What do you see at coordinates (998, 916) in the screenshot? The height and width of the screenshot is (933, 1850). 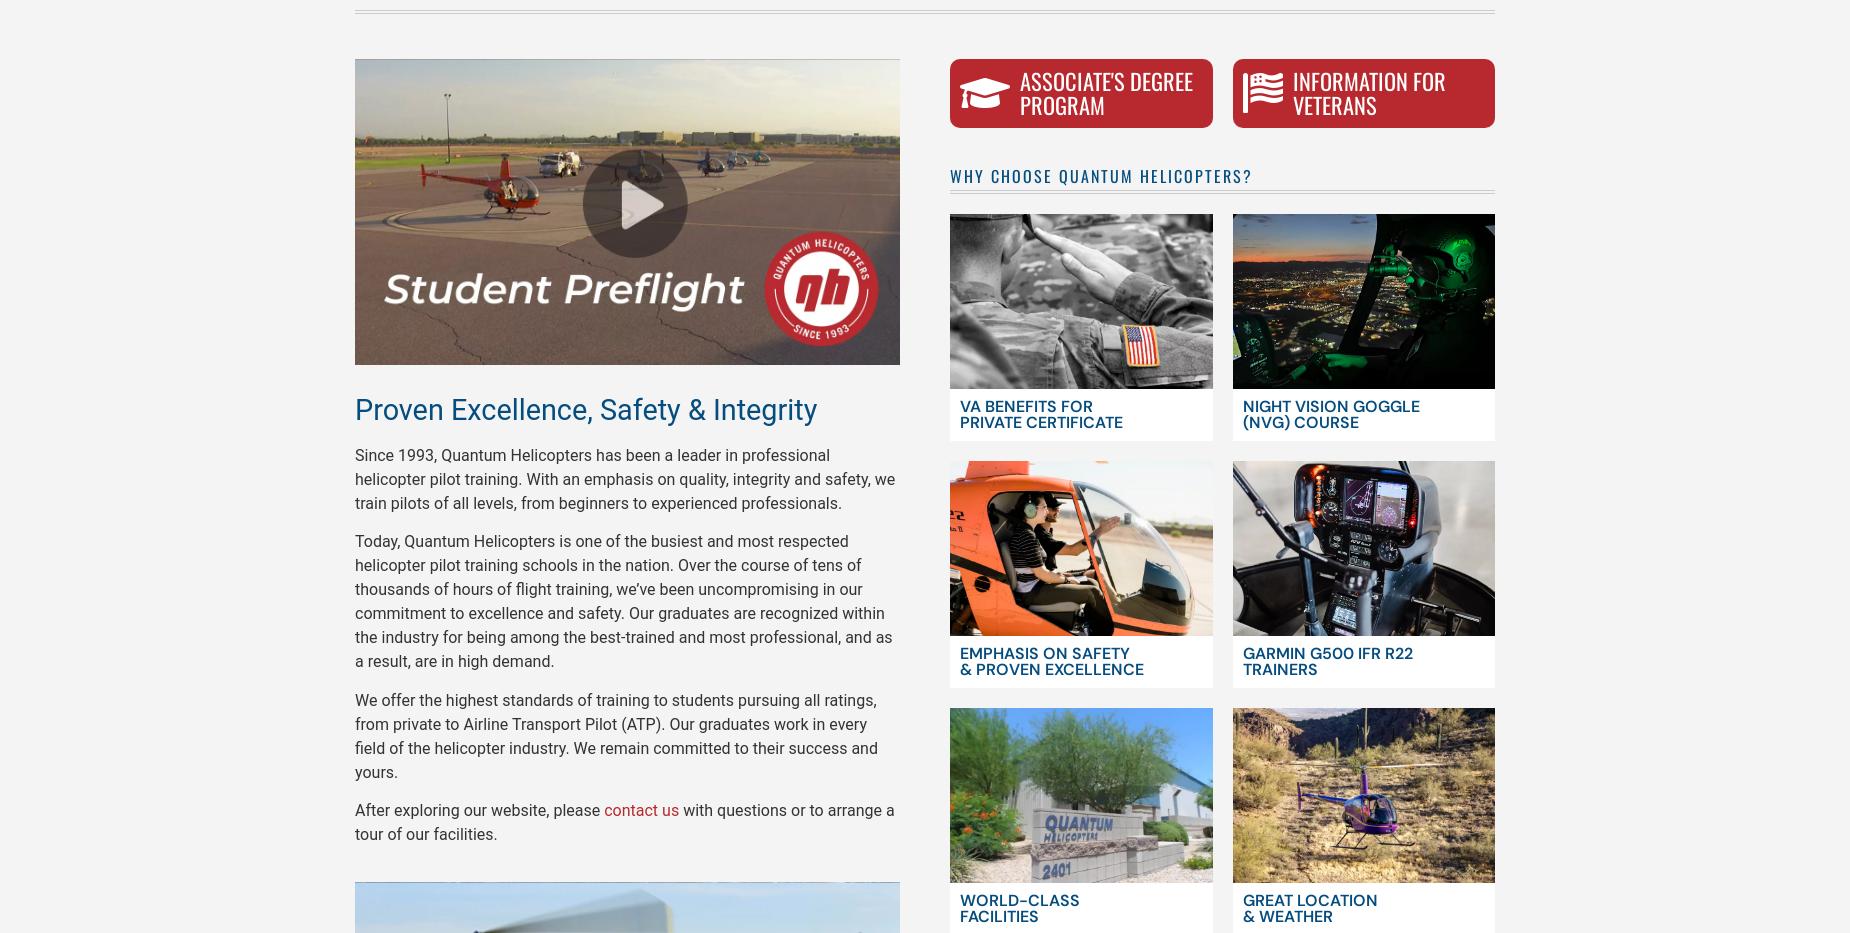 I see `'Facilities'` at bounding box center [998, 916].